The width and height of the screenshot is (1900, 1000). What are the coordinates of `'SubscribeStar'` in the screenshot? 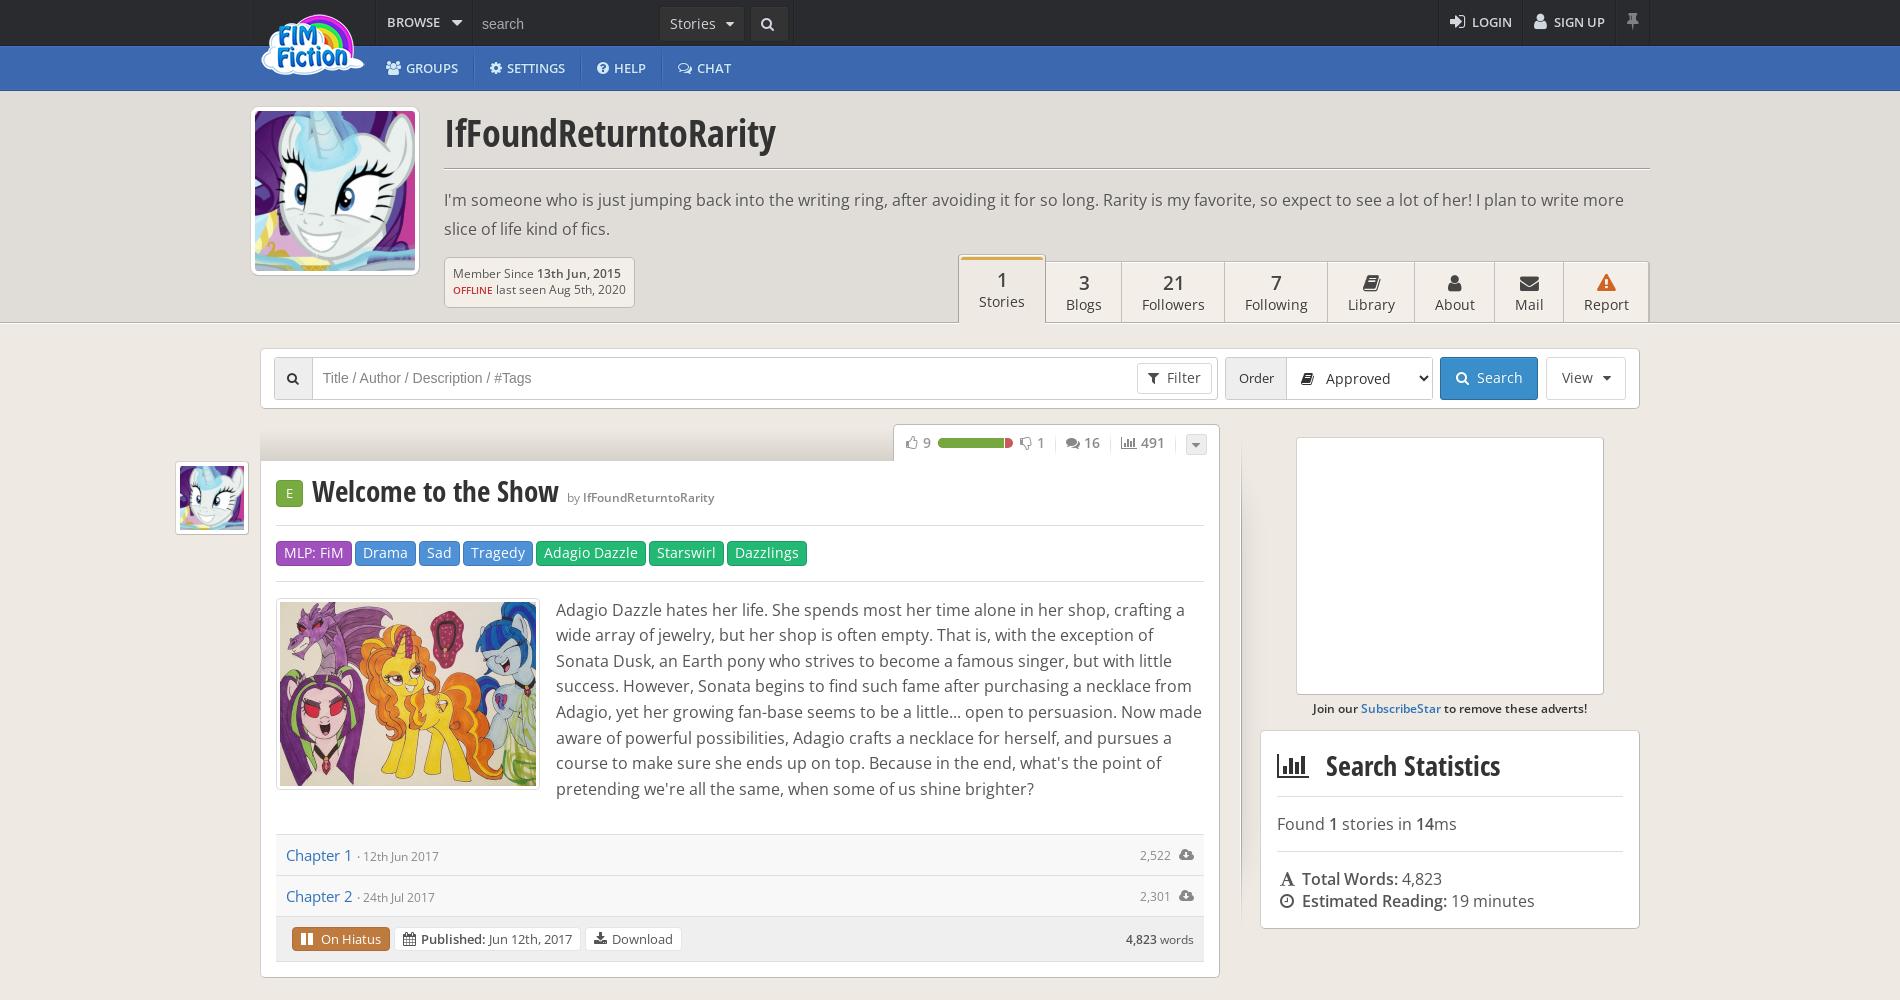 It's located at (1359, 706).